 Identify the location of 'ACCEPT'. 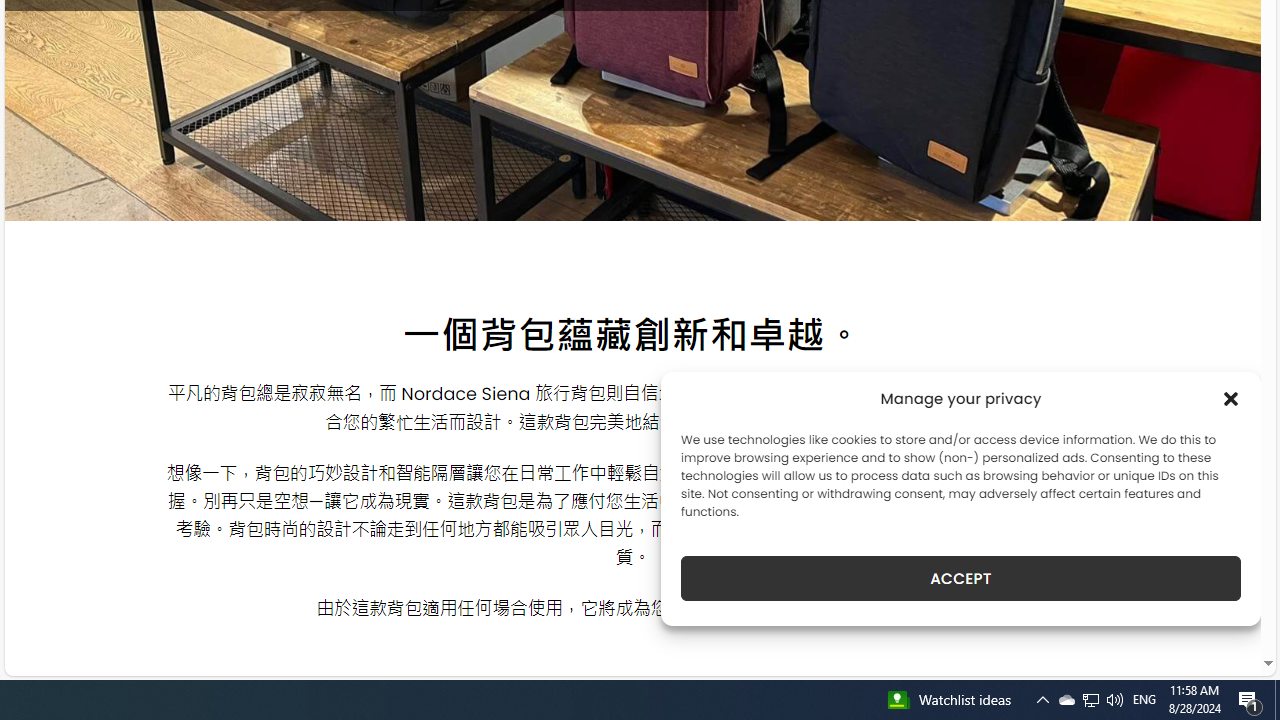
(961, 578).